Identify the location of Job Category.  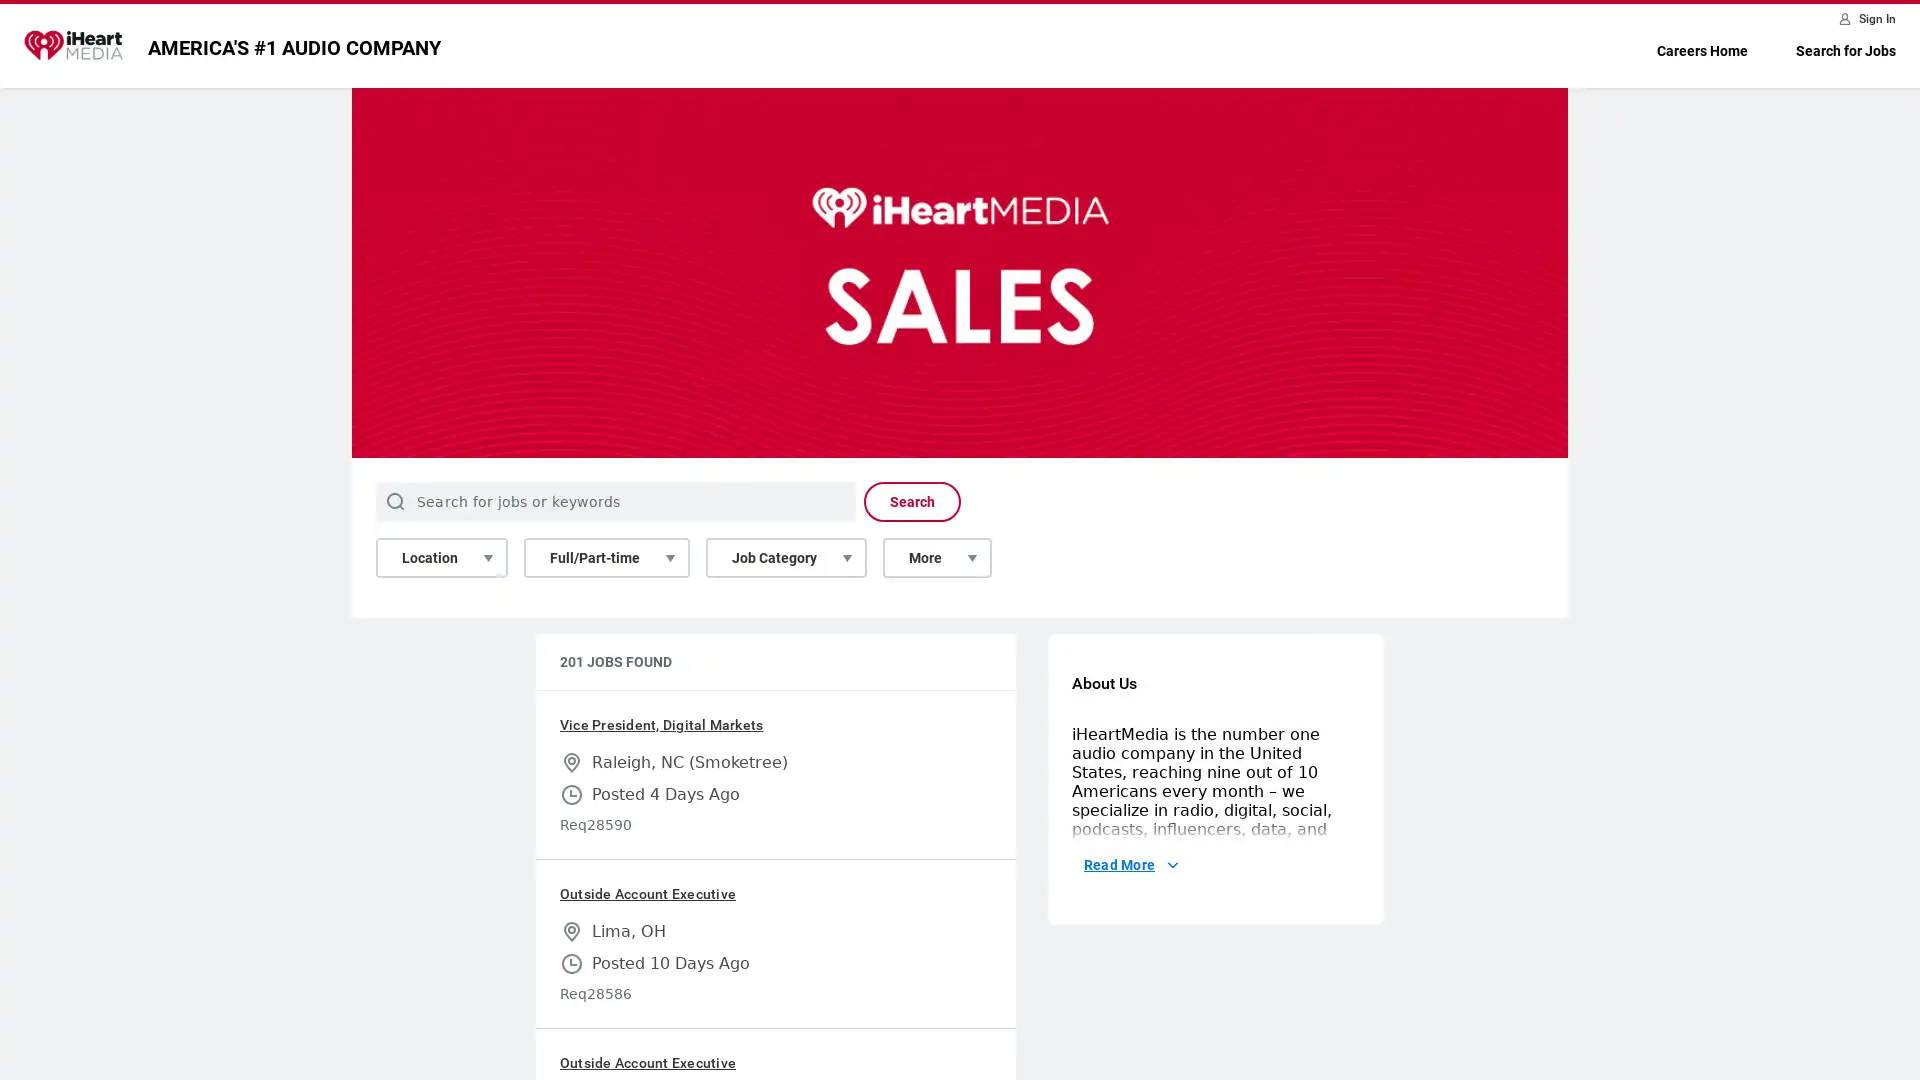
(785, 558).